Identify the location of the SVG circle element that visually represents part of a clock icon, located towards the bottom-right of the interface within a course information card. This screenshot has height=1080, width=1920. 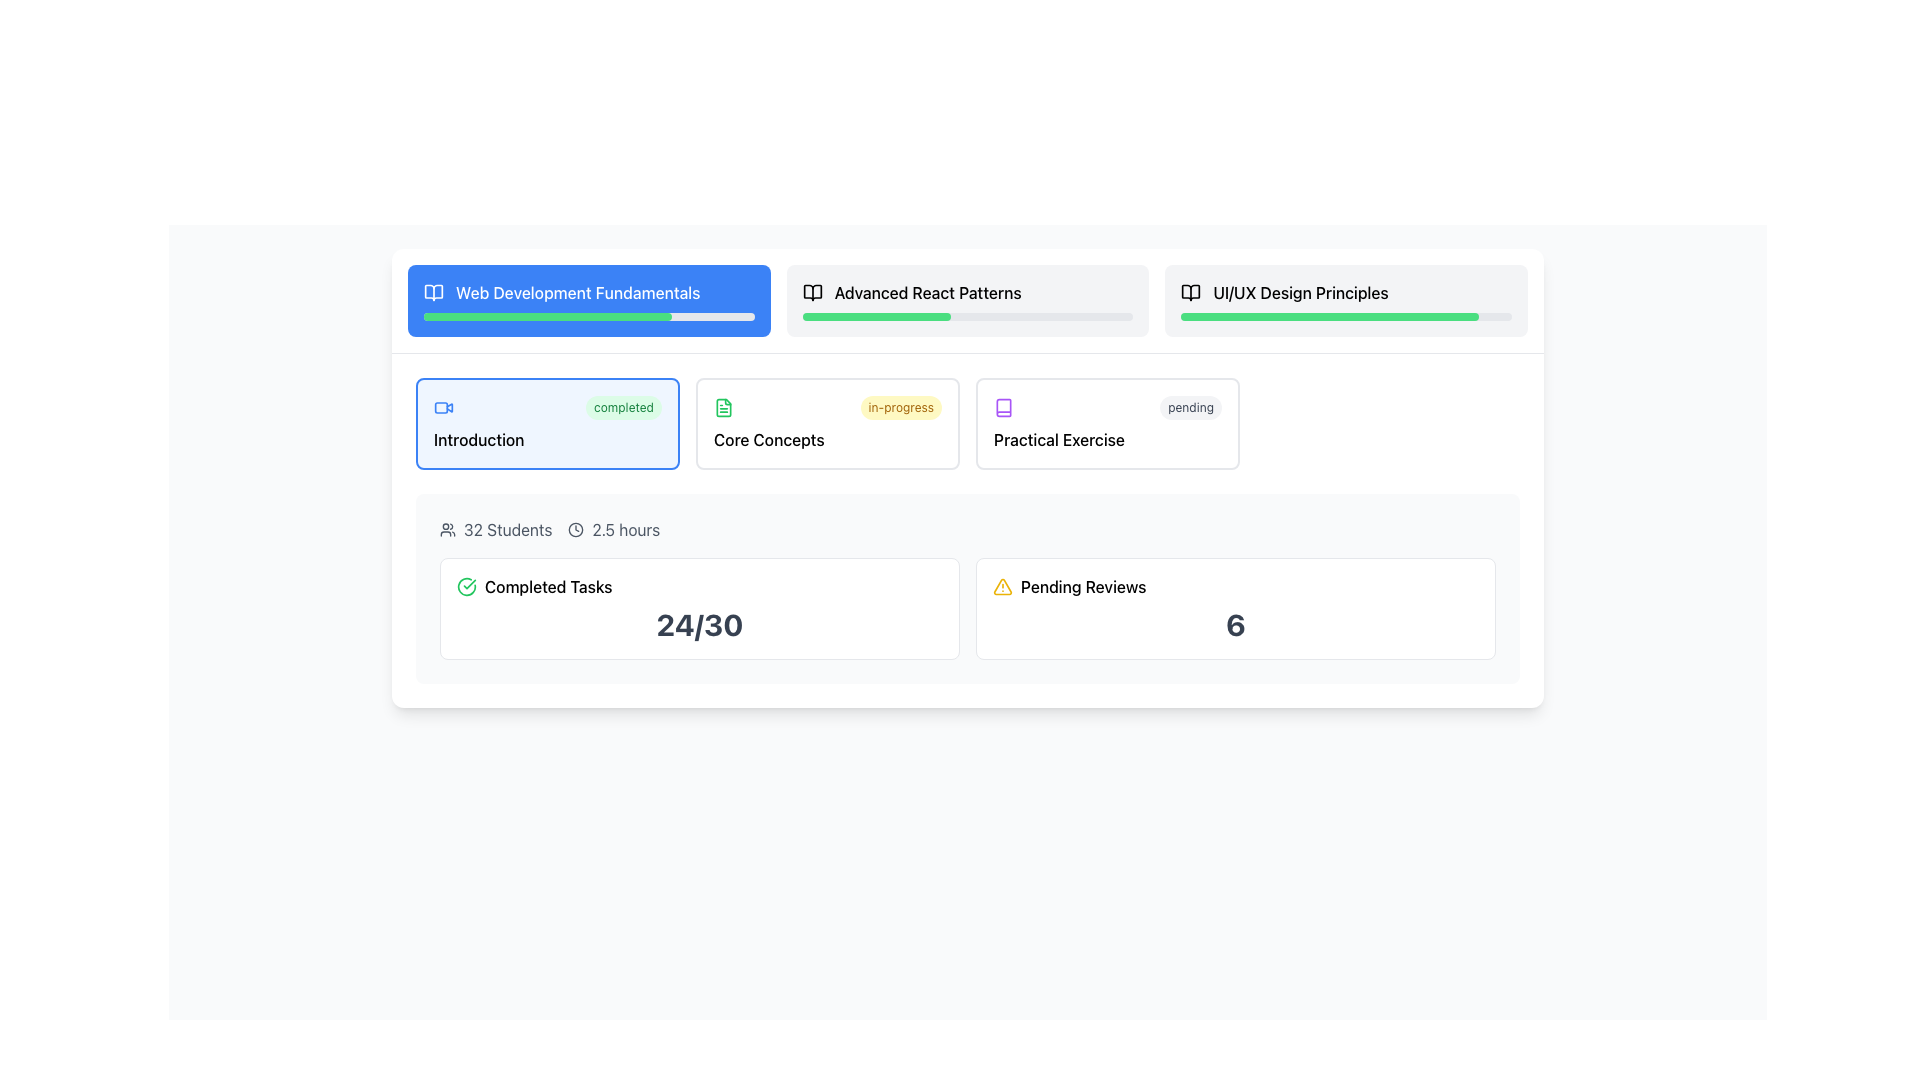
(575, 528).